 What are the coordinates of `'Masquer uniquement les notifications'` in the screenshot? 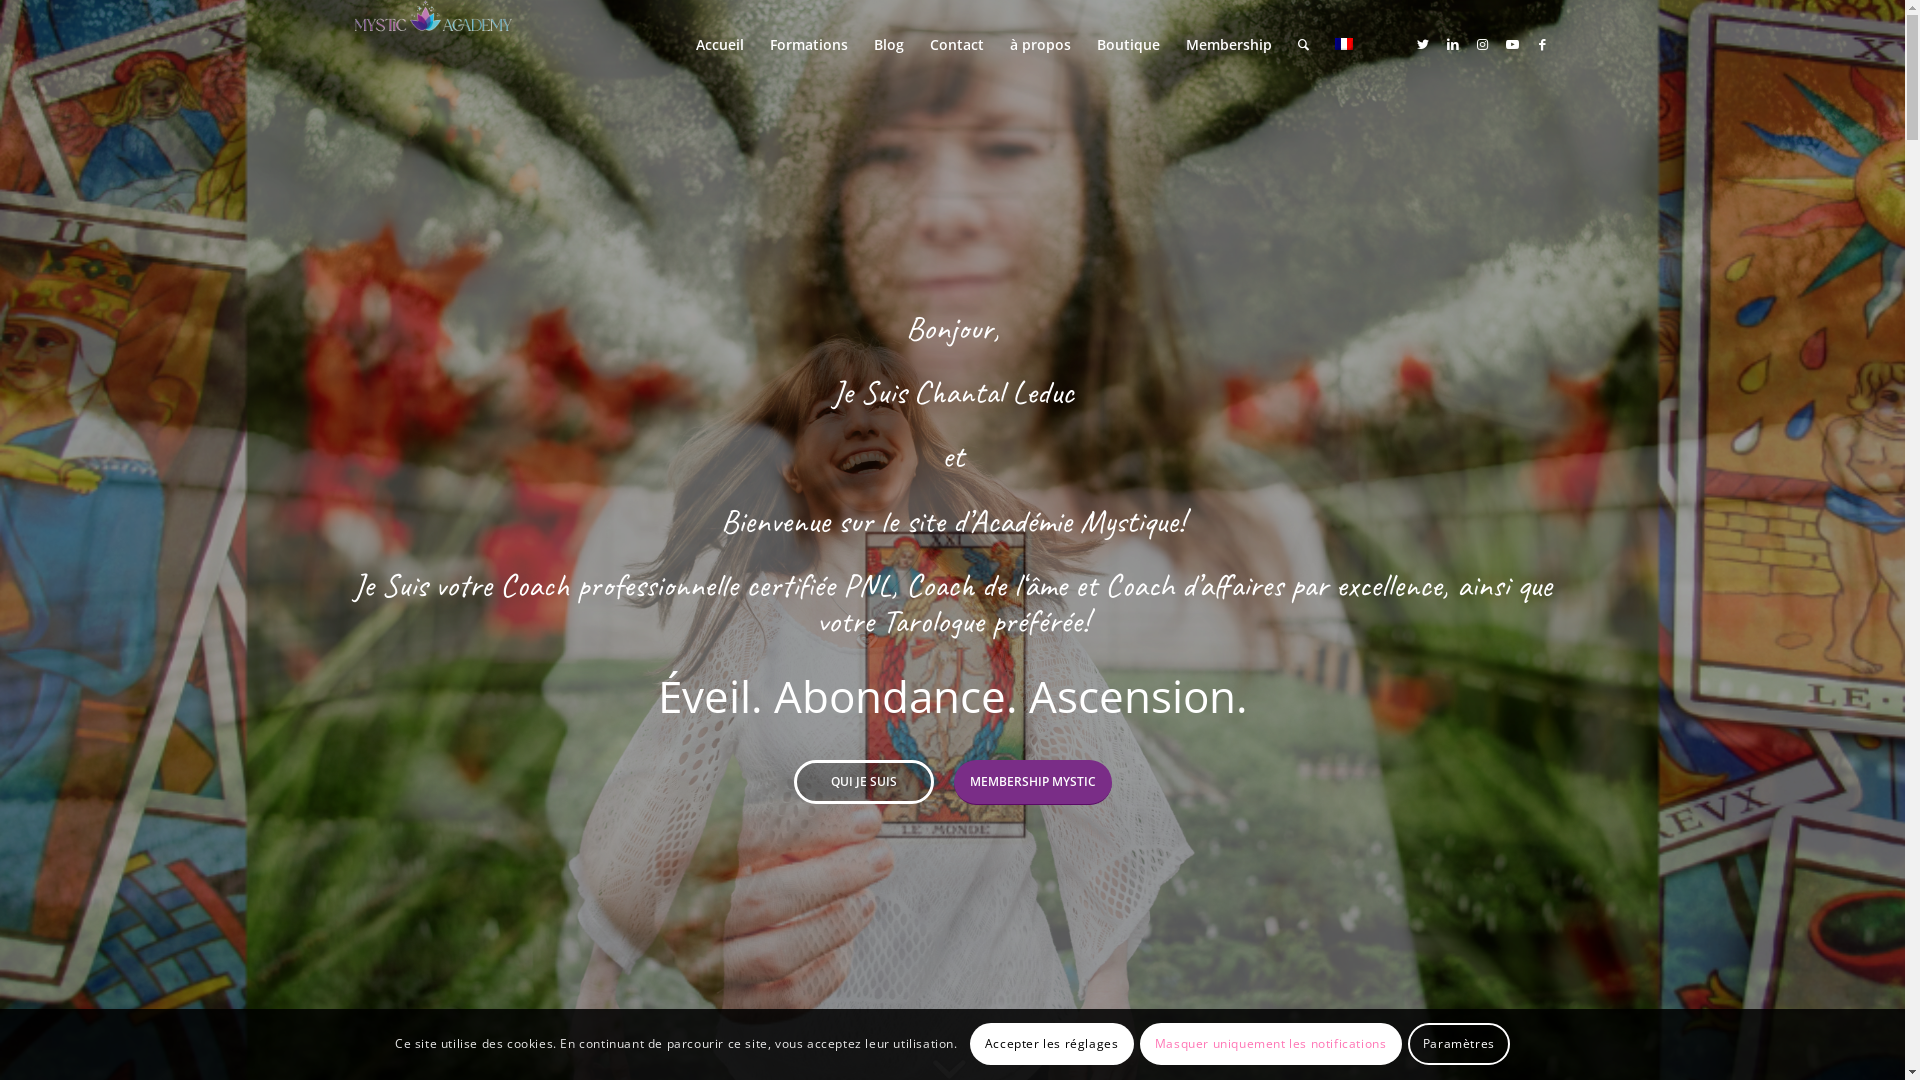 It's located at (1140, 1043).